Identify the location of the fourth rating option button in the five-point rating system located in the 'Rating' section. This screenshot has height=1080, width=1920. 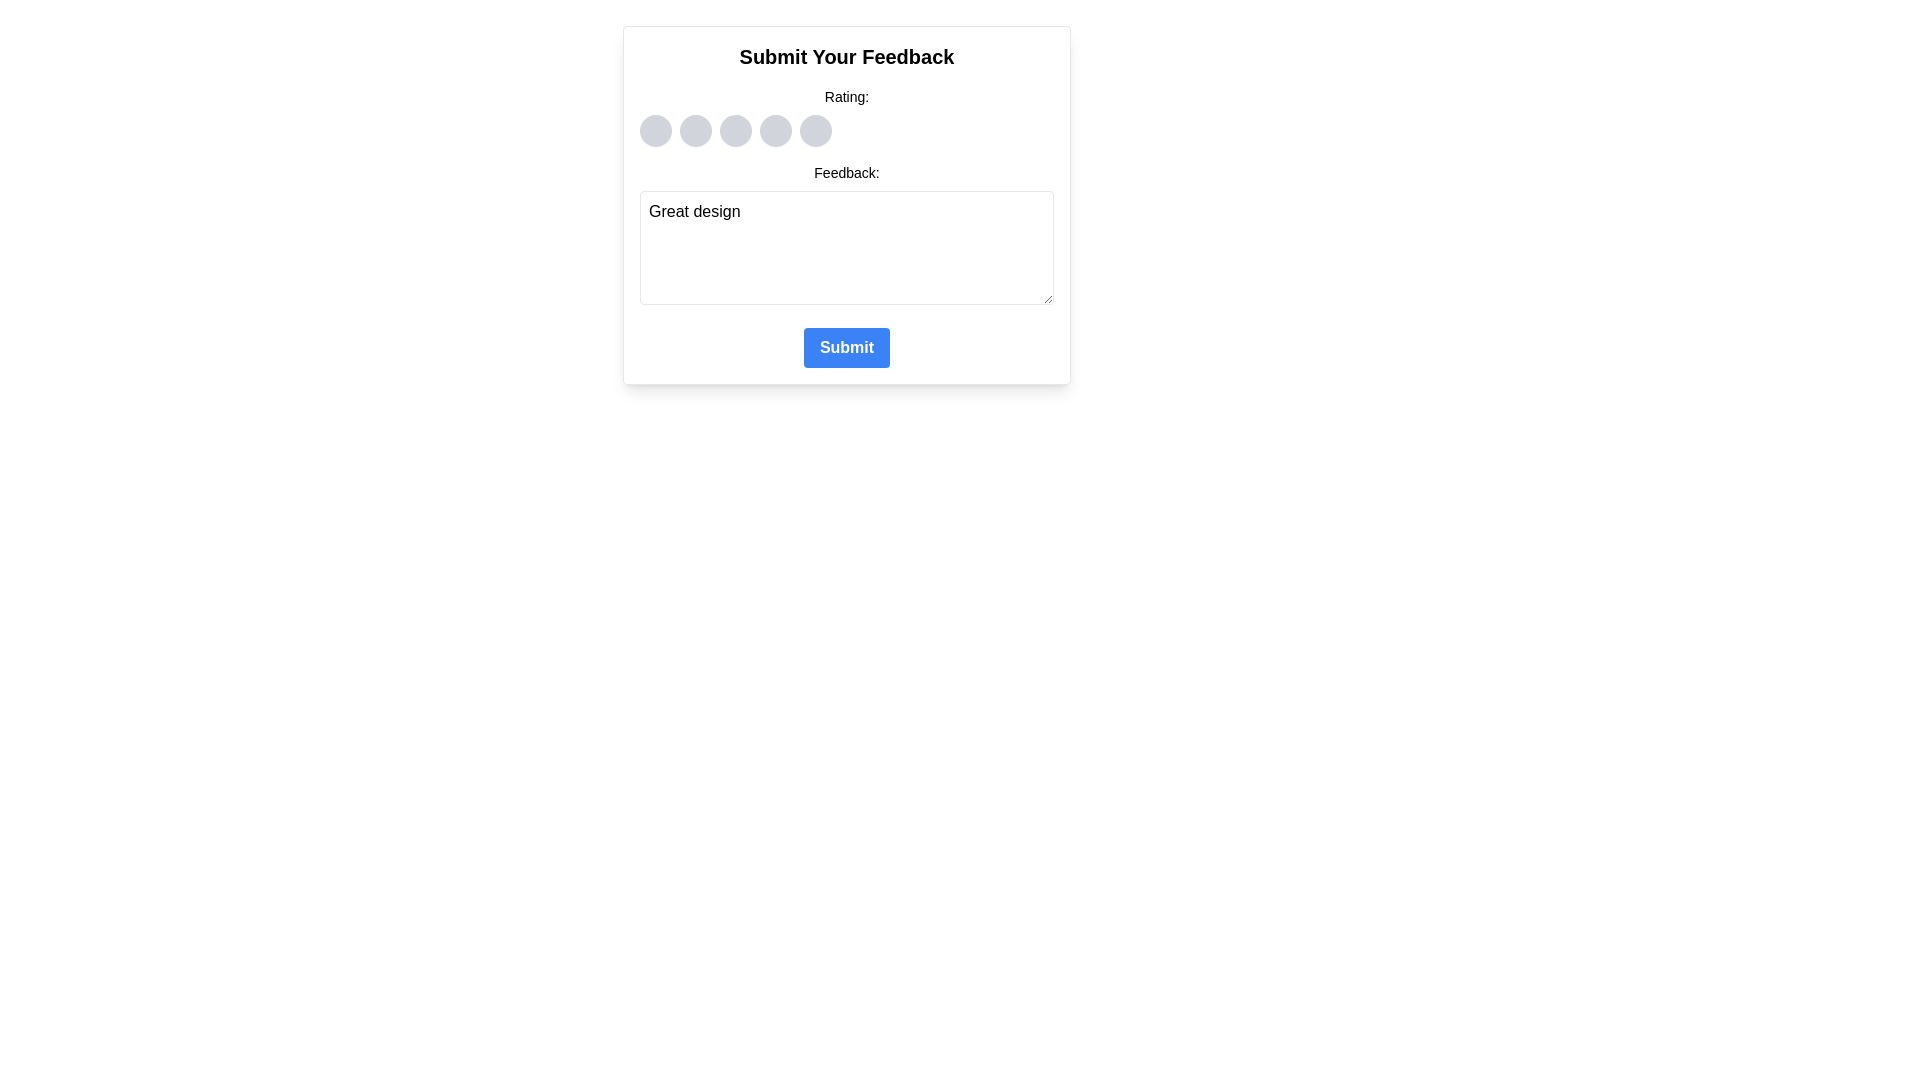
(775, 131).